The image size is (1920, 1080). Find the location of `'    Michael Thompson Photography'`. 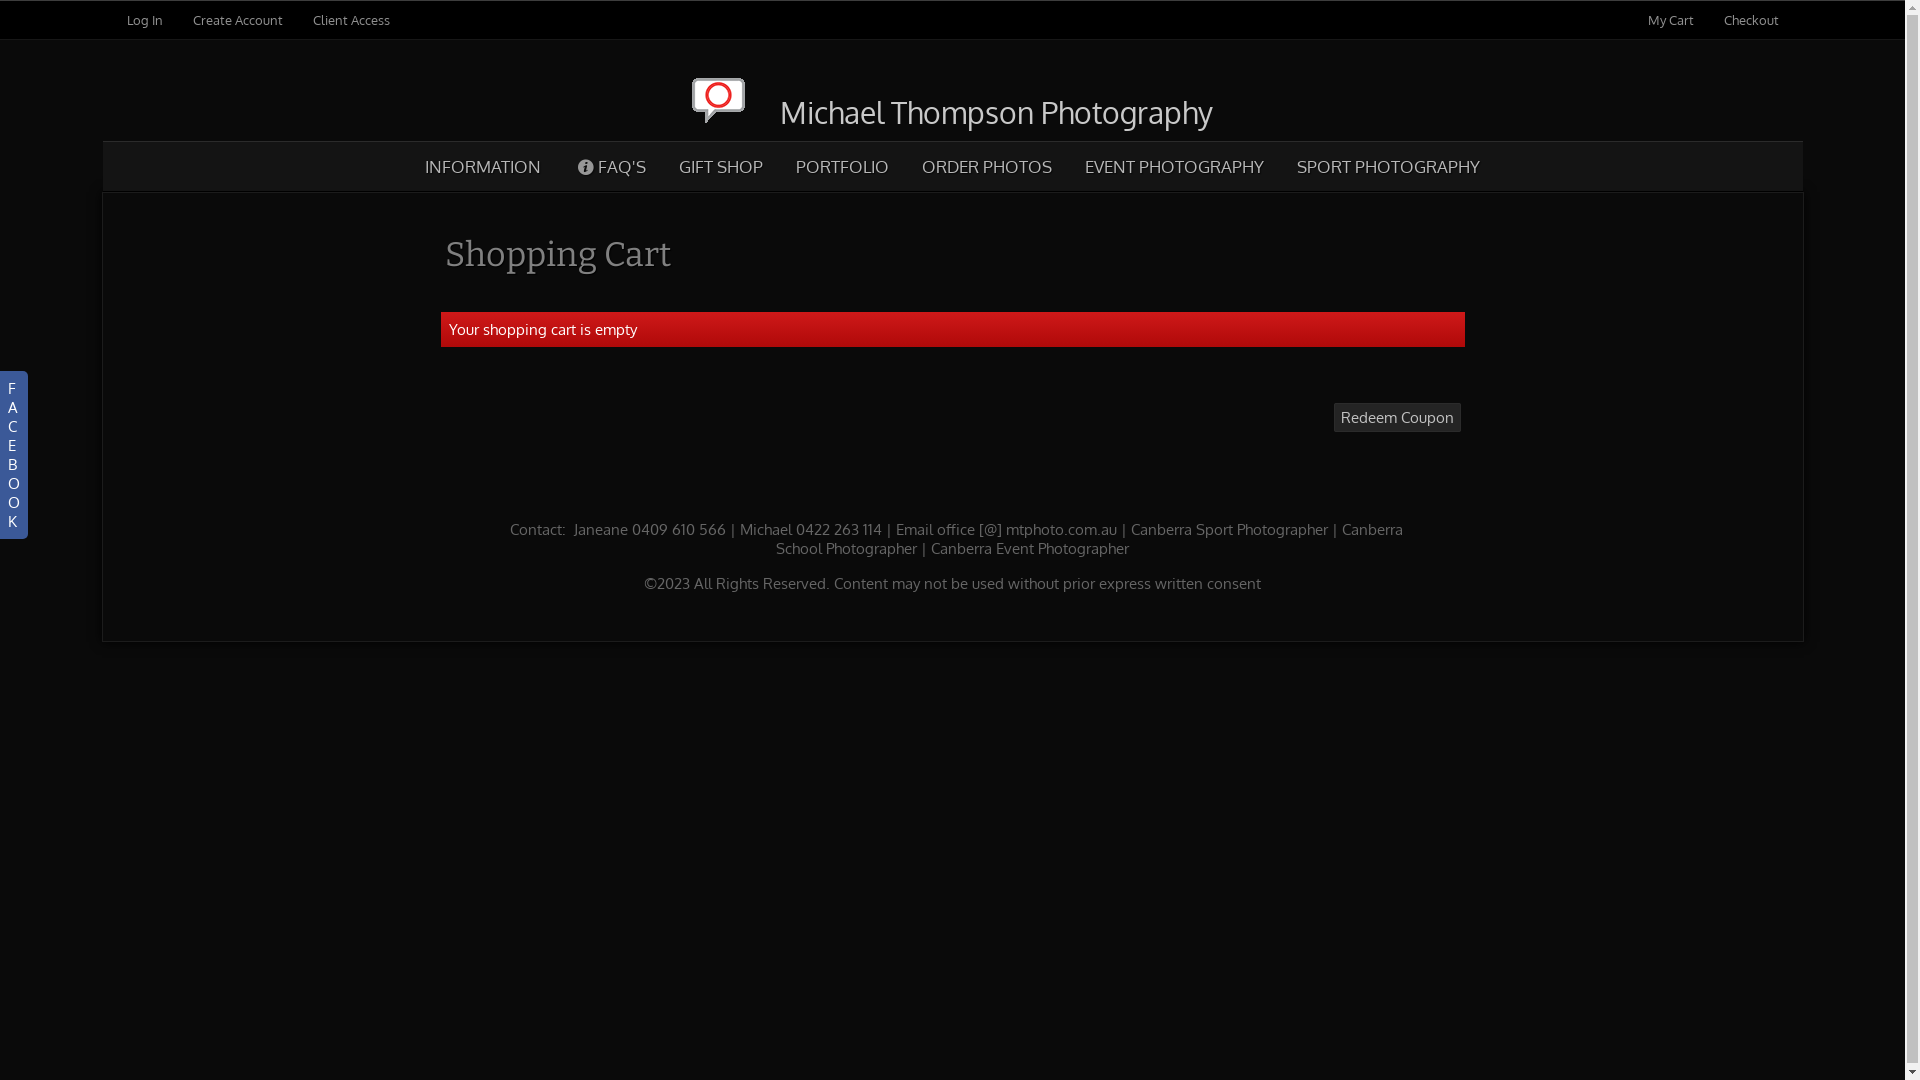

'    Michael Thompson Photography' is located at coordinates (951, 111).